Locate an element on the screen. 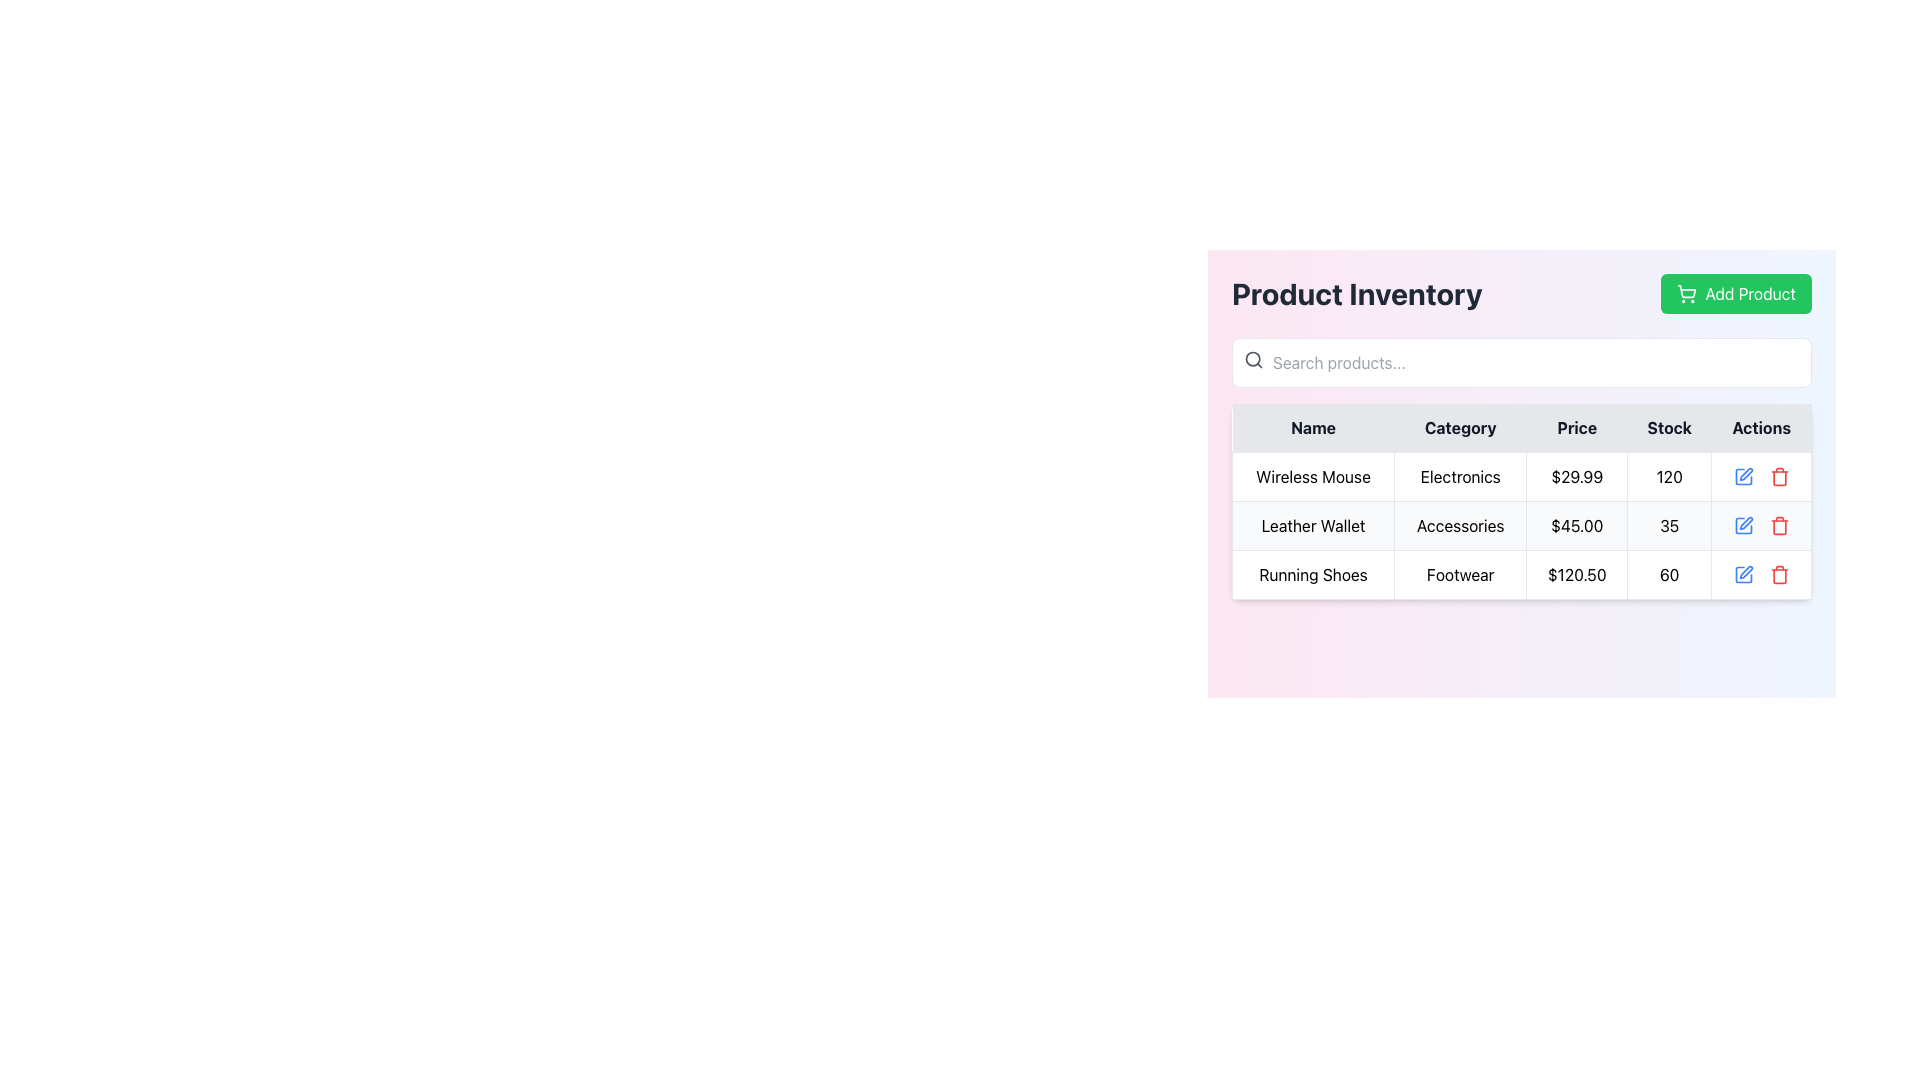 The width and height of the screenshot is (1920, 1080). the delete icon button in the third row of the 'Actions' column of the 'Product Inventory' table to observe its hover effect is located at coordinates (1779, 574).